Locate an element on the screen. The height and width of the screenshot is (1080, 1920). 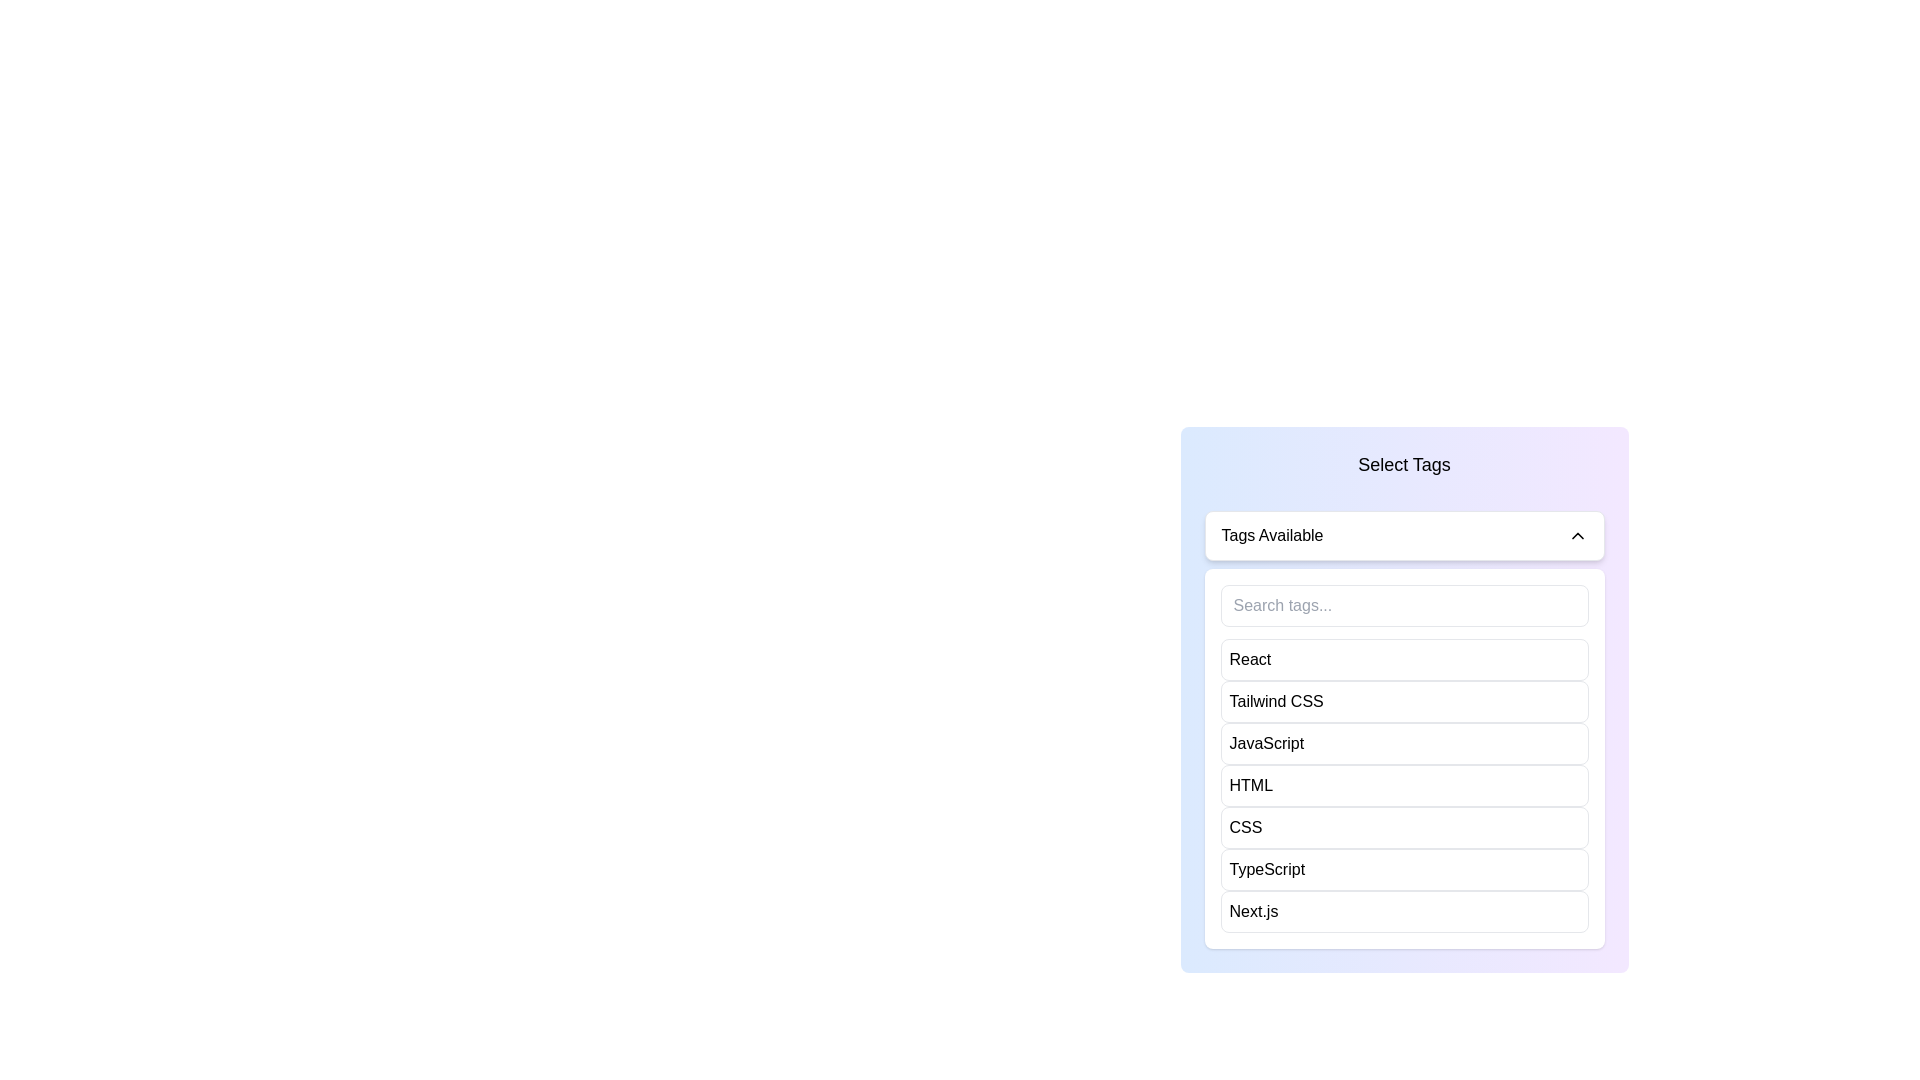
the 'JavaScript' list item in the drop-down menu is located at coordinates (1403, 744).